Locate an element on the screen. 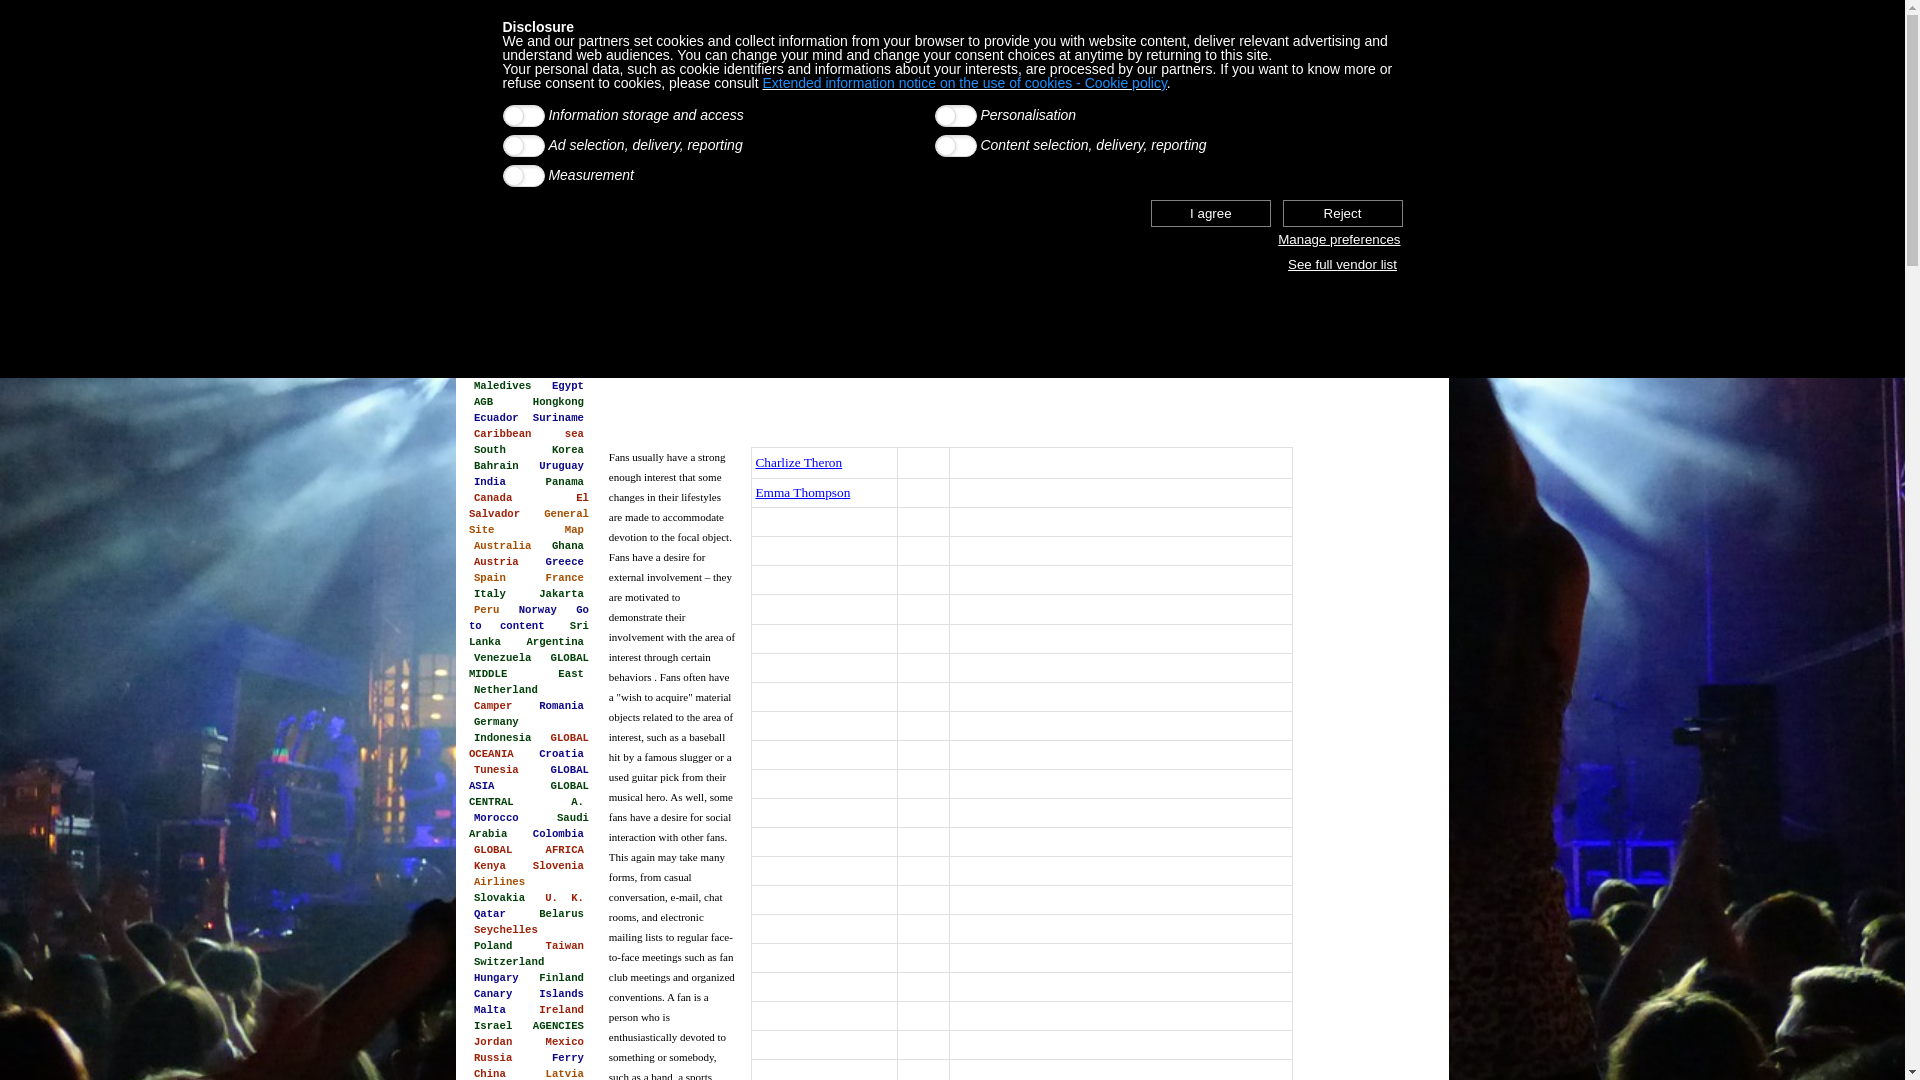 Image resolution: width=1920 pixels, height=1080 pixels. 'Ecuador' is located at coordinates (496, 416).